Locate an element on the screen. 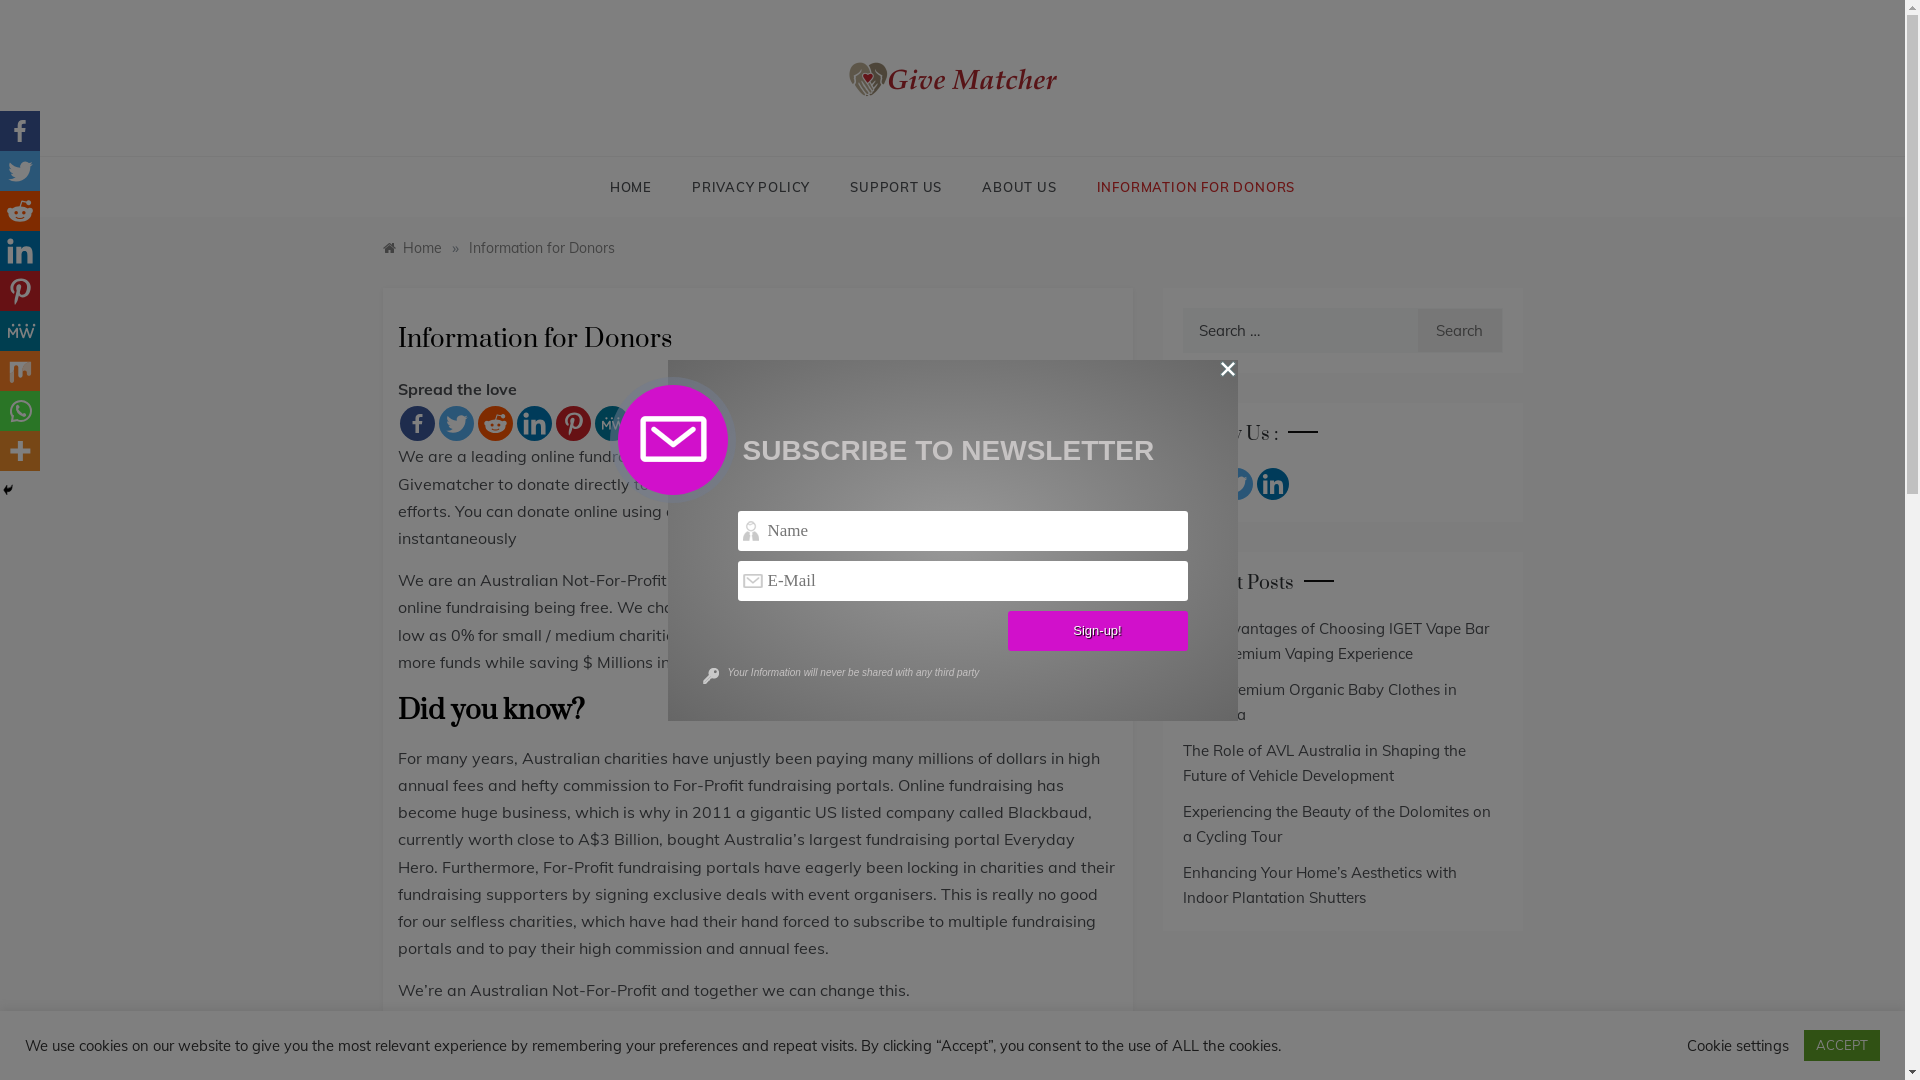 This screenshot has width=1920, height=1080. 'Shop Premium Organic Baby Clothes in Australia' is located at coordinates (1319, 701).